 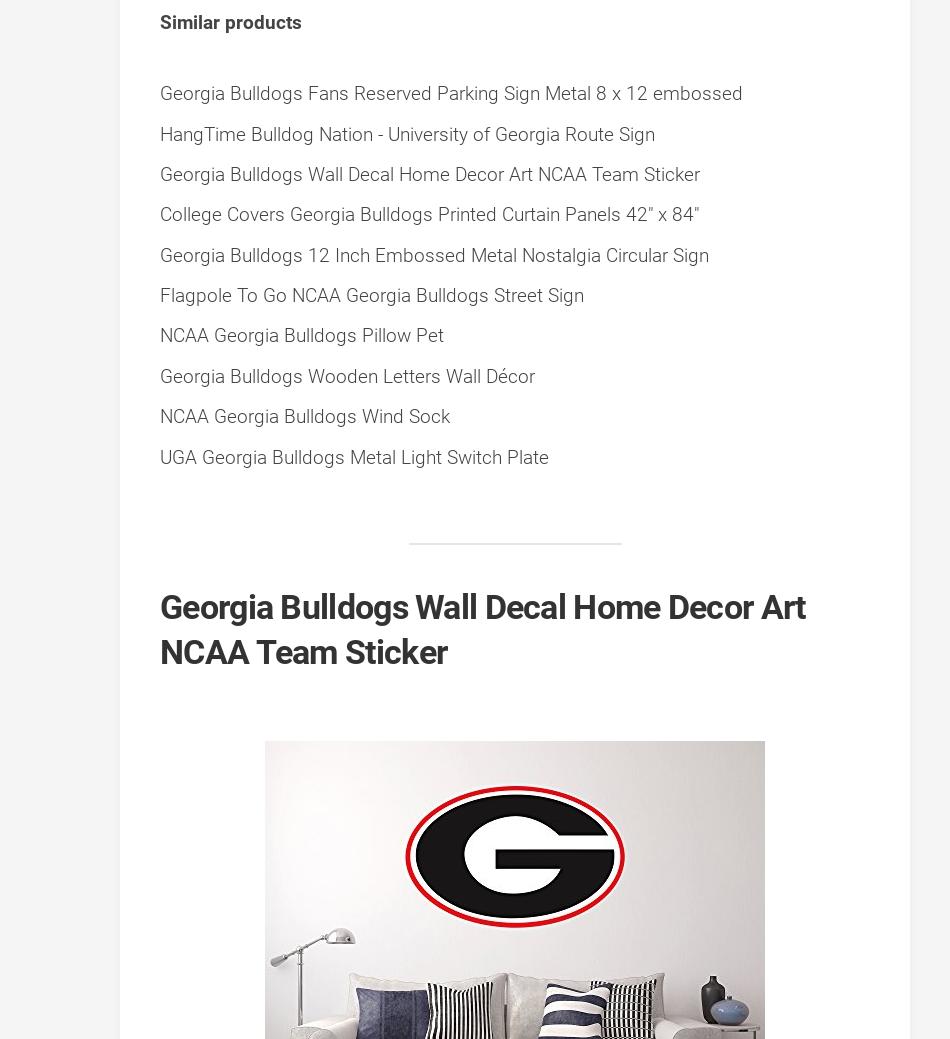 What do you see at coordinates (428, 214) in the screenshot?
I see `'College Covers Georgia Bulldogs Printed Curtain Panels 42" x 84"'` at bounding box center [428, 214].